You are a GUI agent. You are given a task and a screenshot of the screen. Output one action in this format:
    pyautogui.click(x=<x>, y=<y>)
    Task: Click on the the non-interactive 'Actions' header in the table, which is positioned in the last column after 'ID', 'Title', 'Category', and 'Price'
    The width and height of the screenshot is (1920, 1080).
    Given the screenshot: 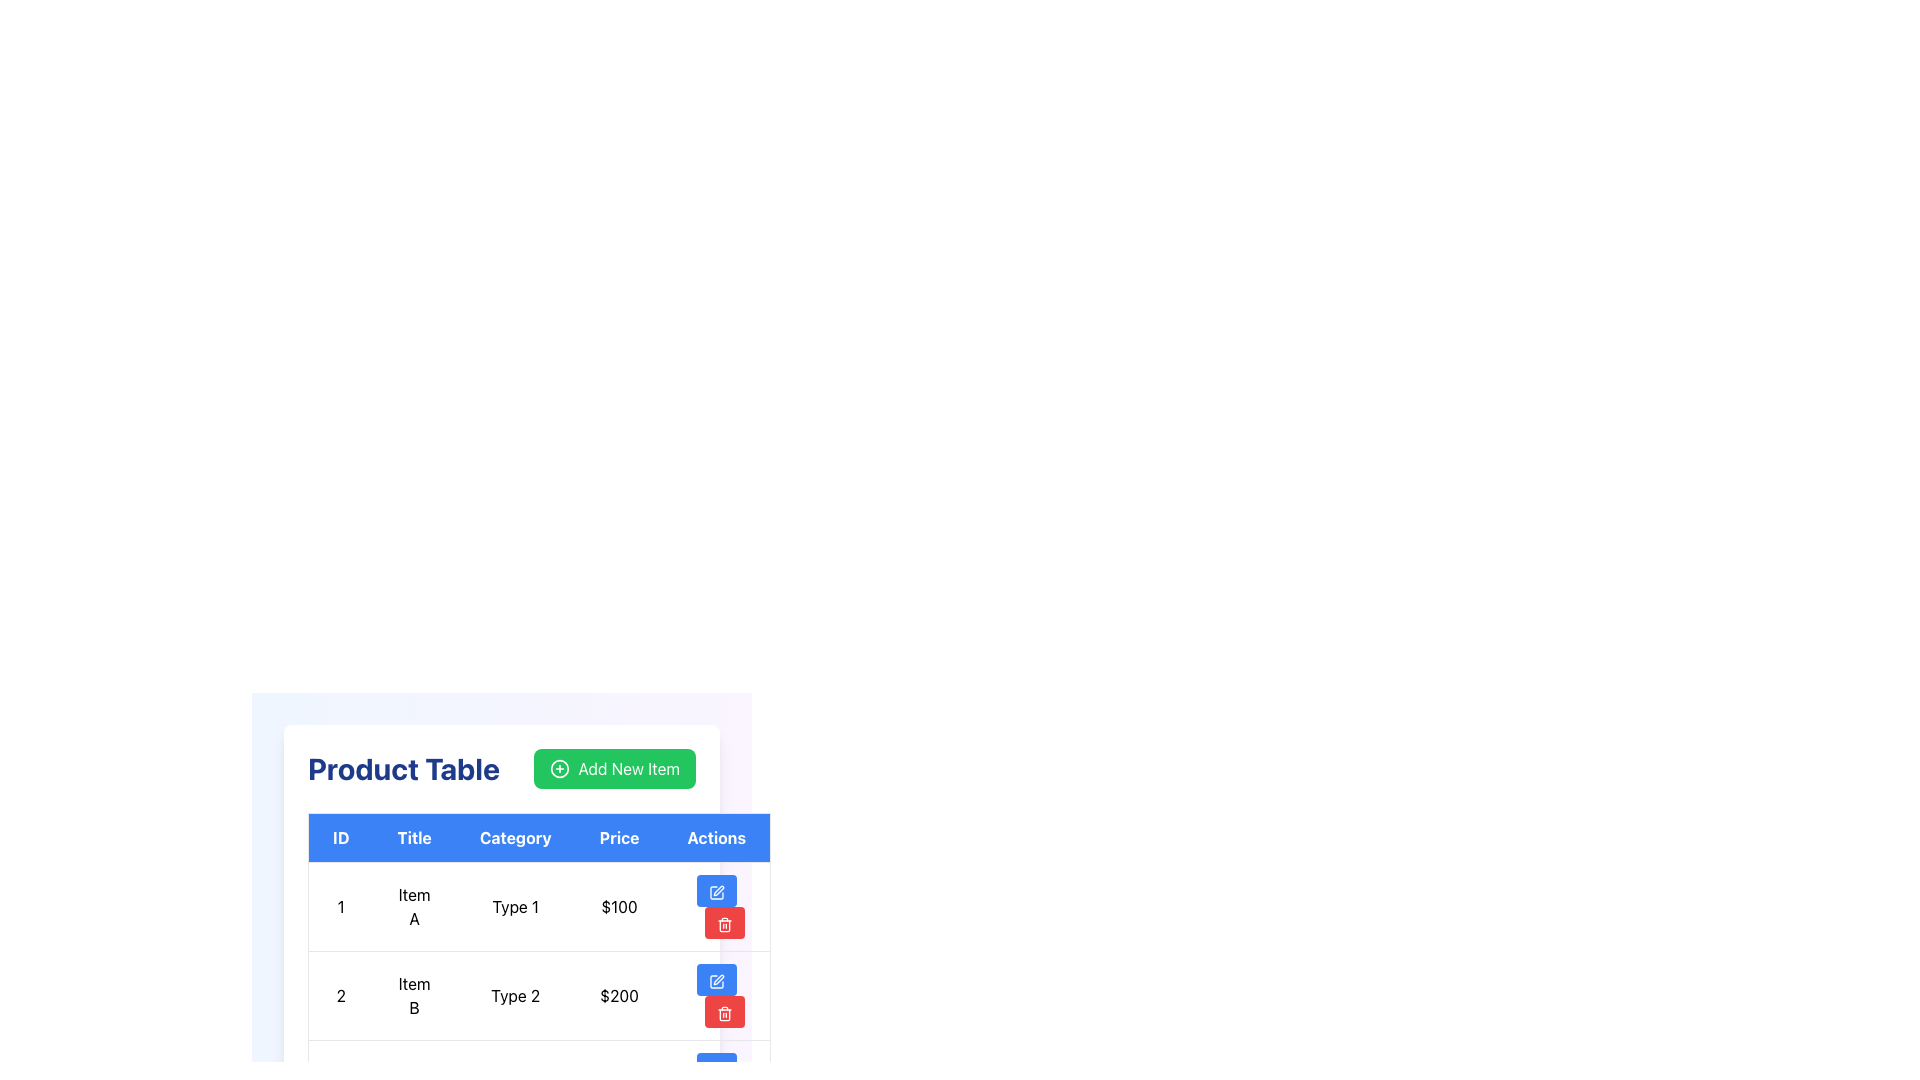 What is the action you would take?
    pyautogui.click(x=717, y=837)
    